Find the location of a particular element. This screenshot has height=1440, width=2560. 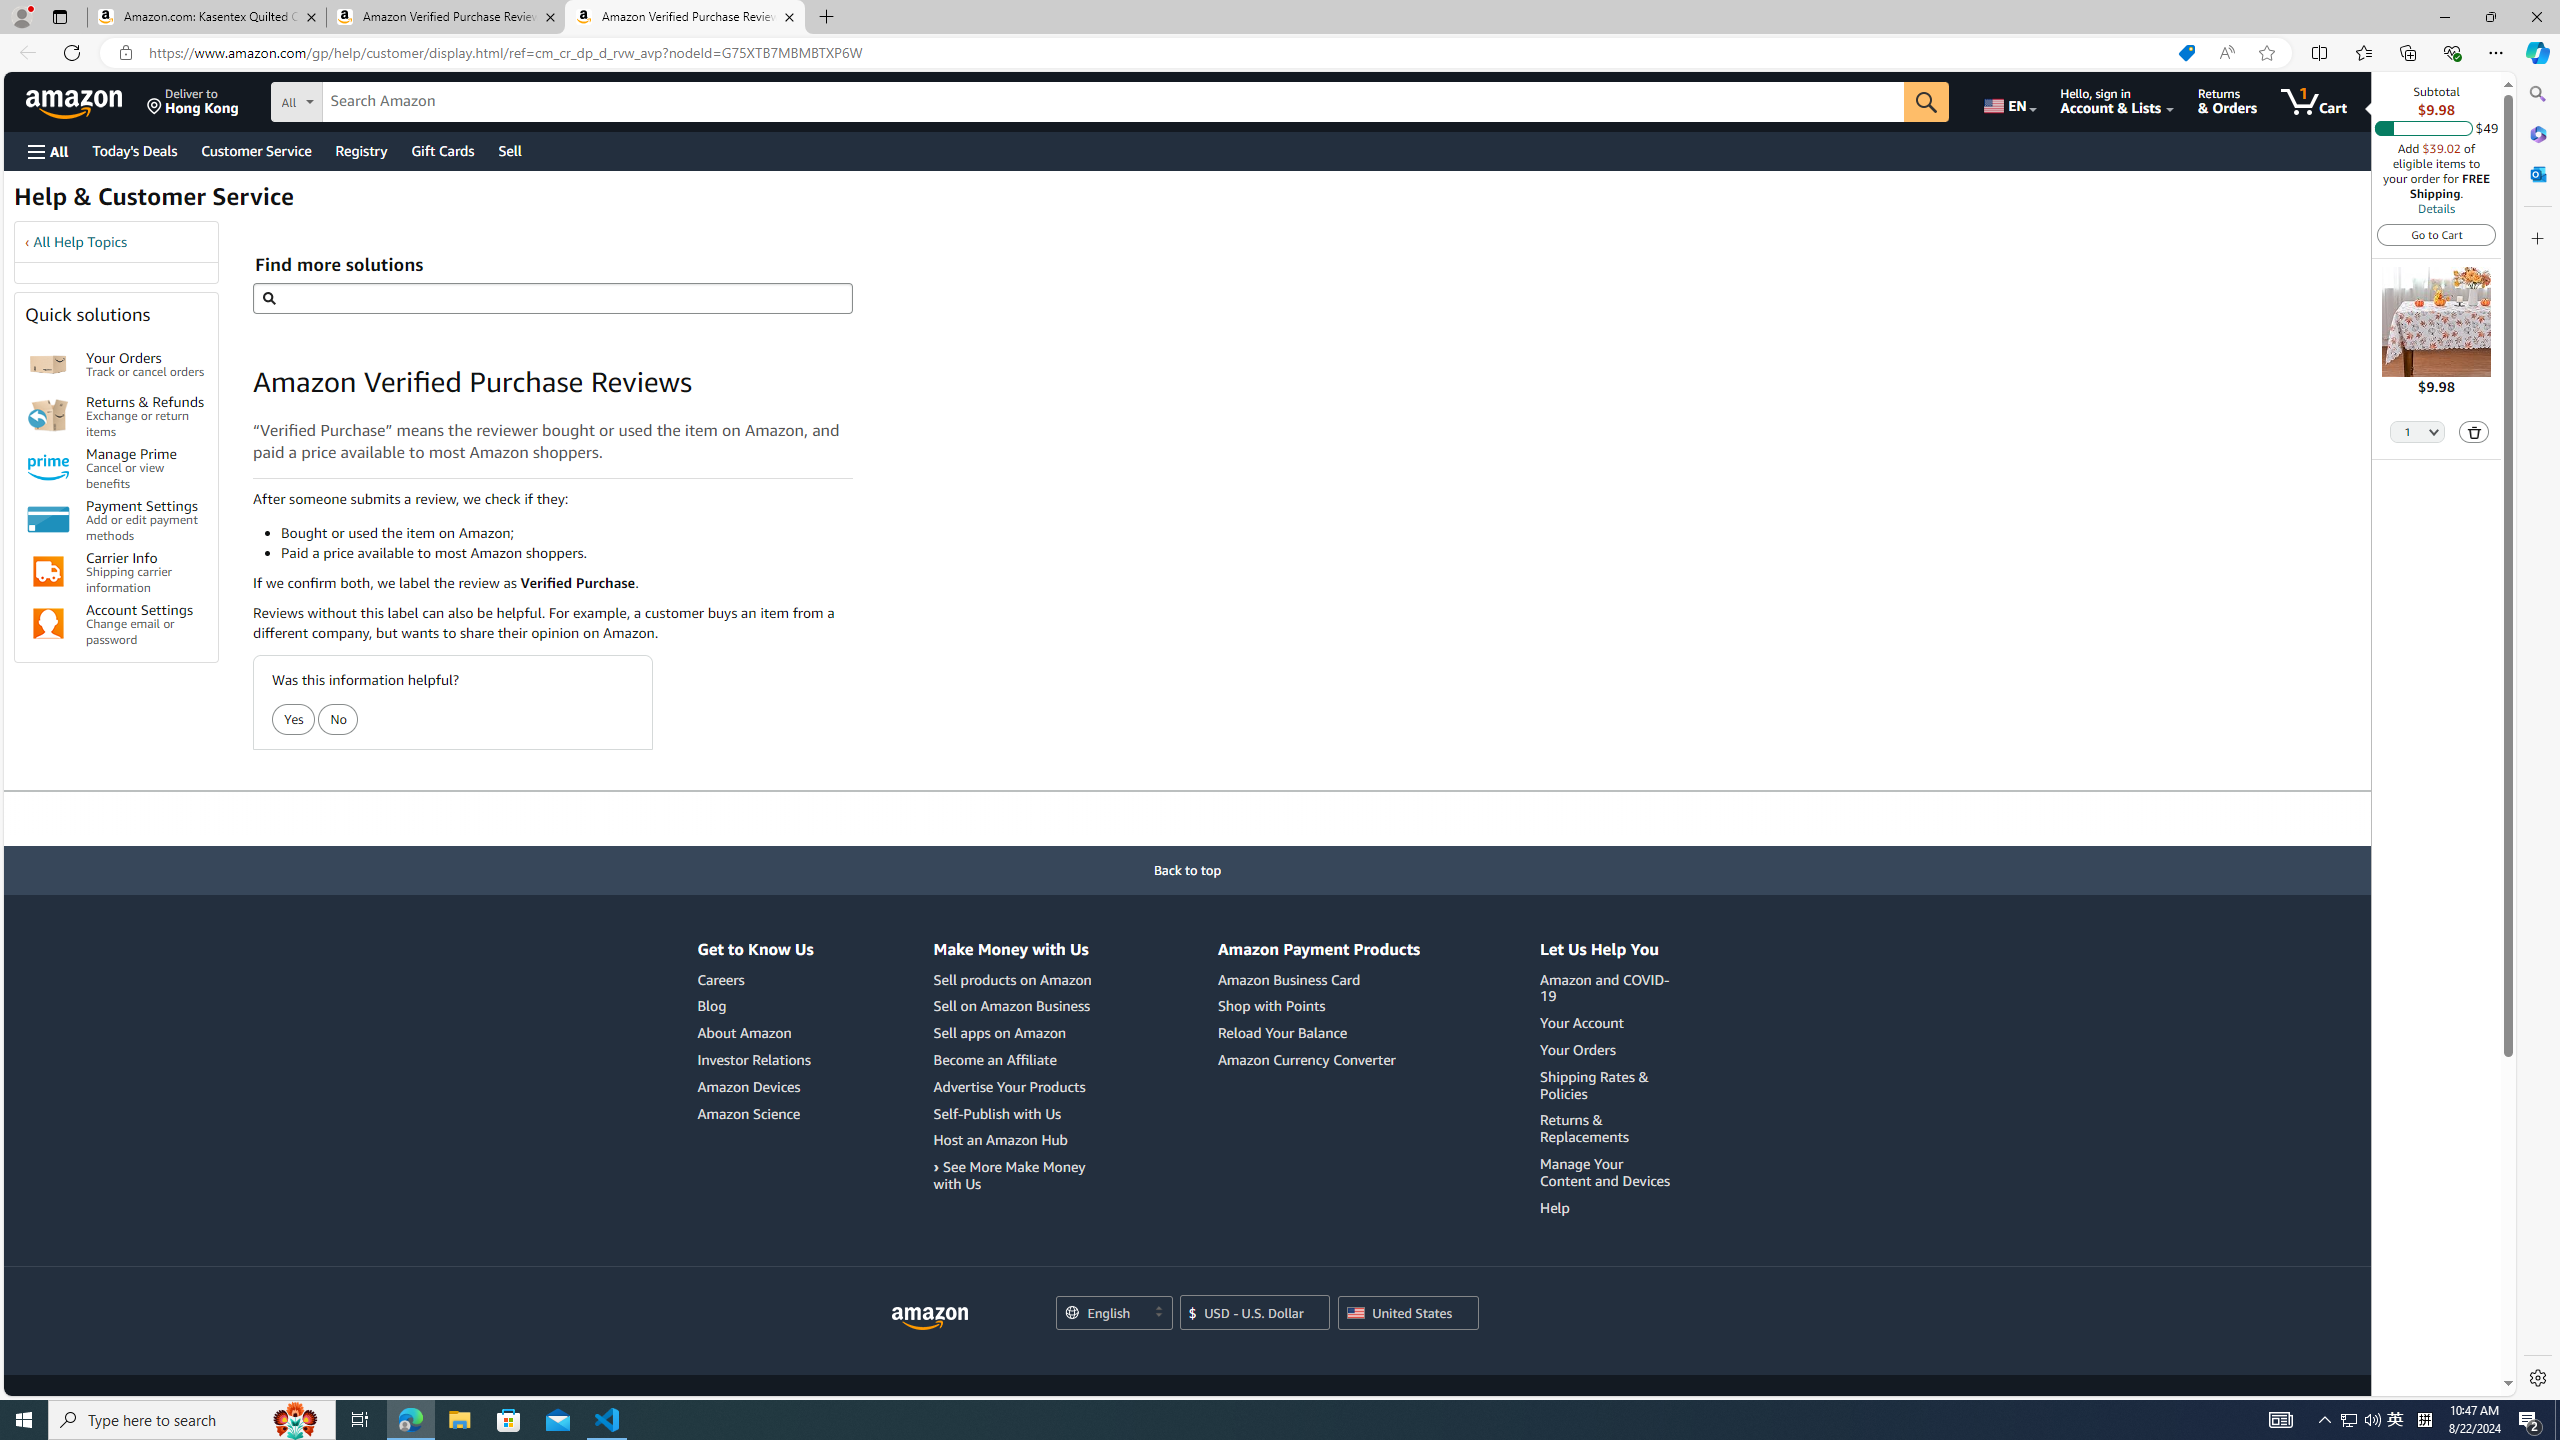

'Amazon Science' is located at coordinates (747, 1112).